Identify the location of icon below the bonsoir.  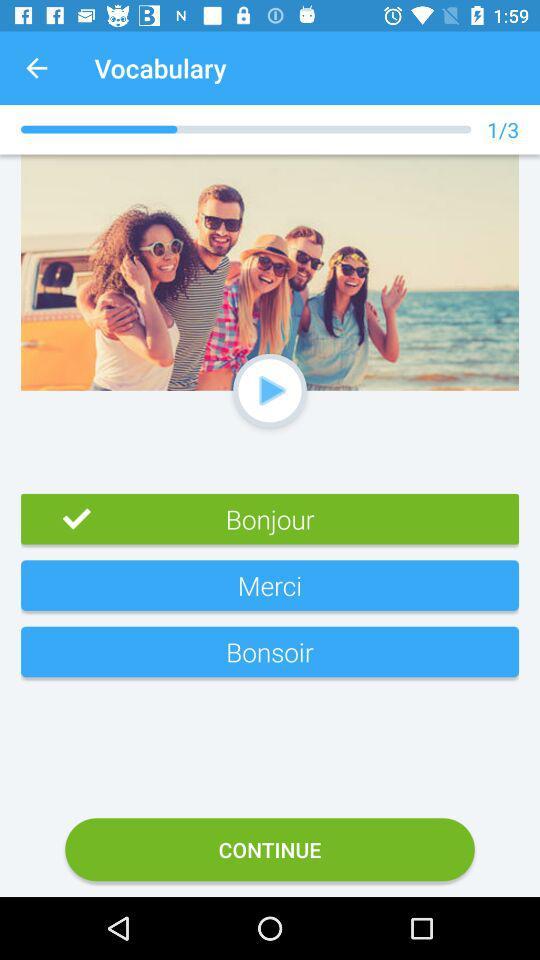
(270, 848).